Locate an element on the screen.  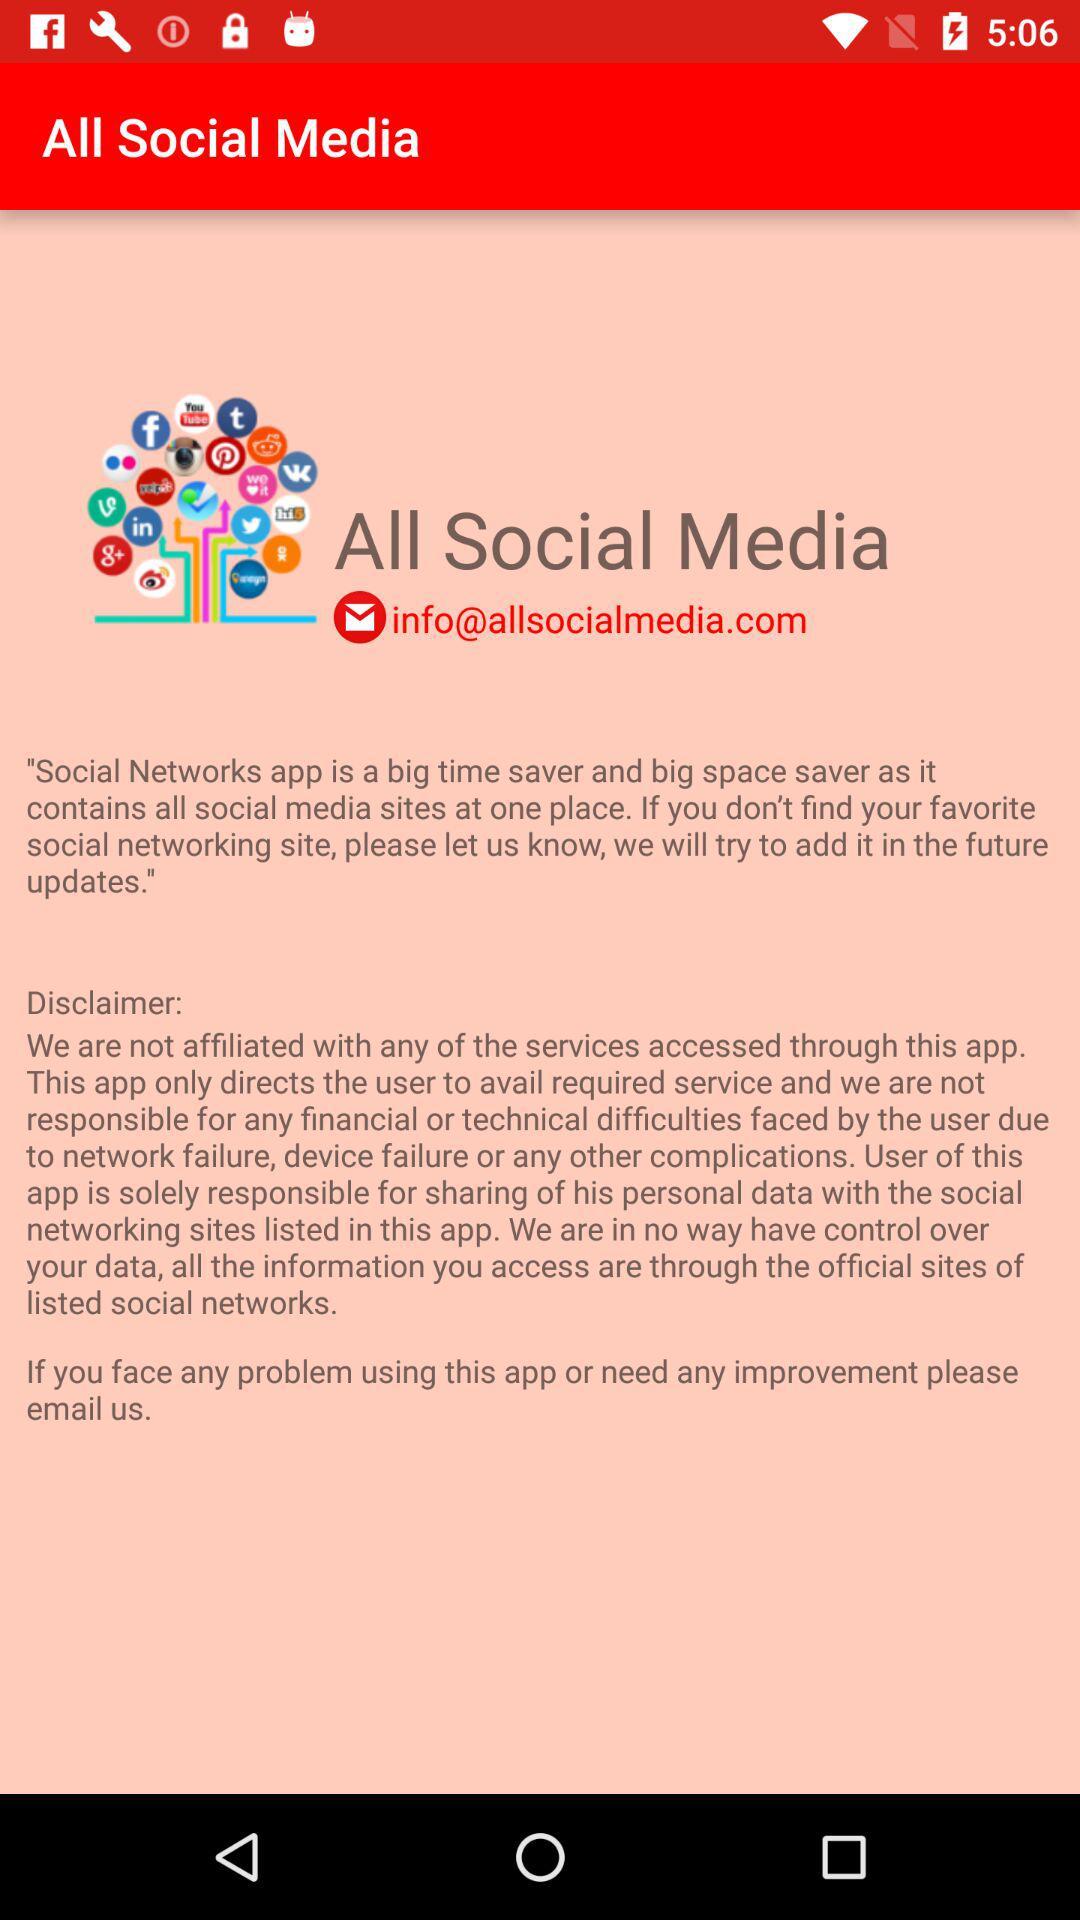
the item above social networks app is located at coordinates (358, 616).